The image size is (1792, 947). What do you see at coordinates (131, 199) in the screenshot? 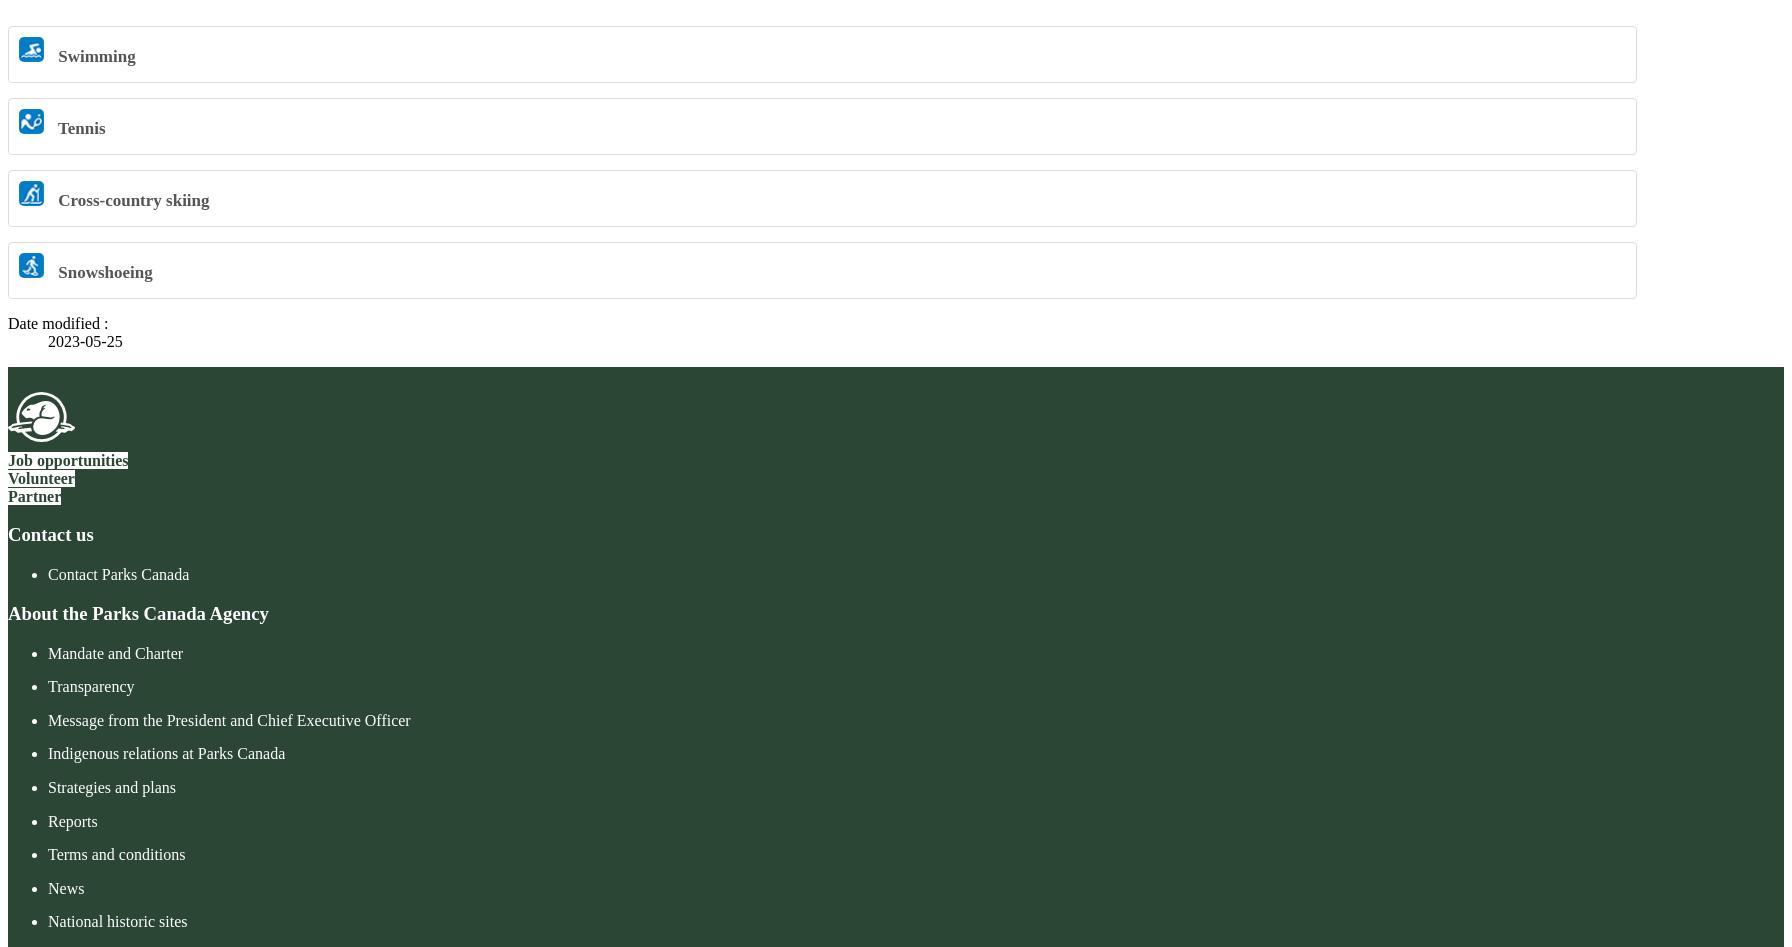
I see `'Cross-country skiing'` at bounding box center [131, 199].